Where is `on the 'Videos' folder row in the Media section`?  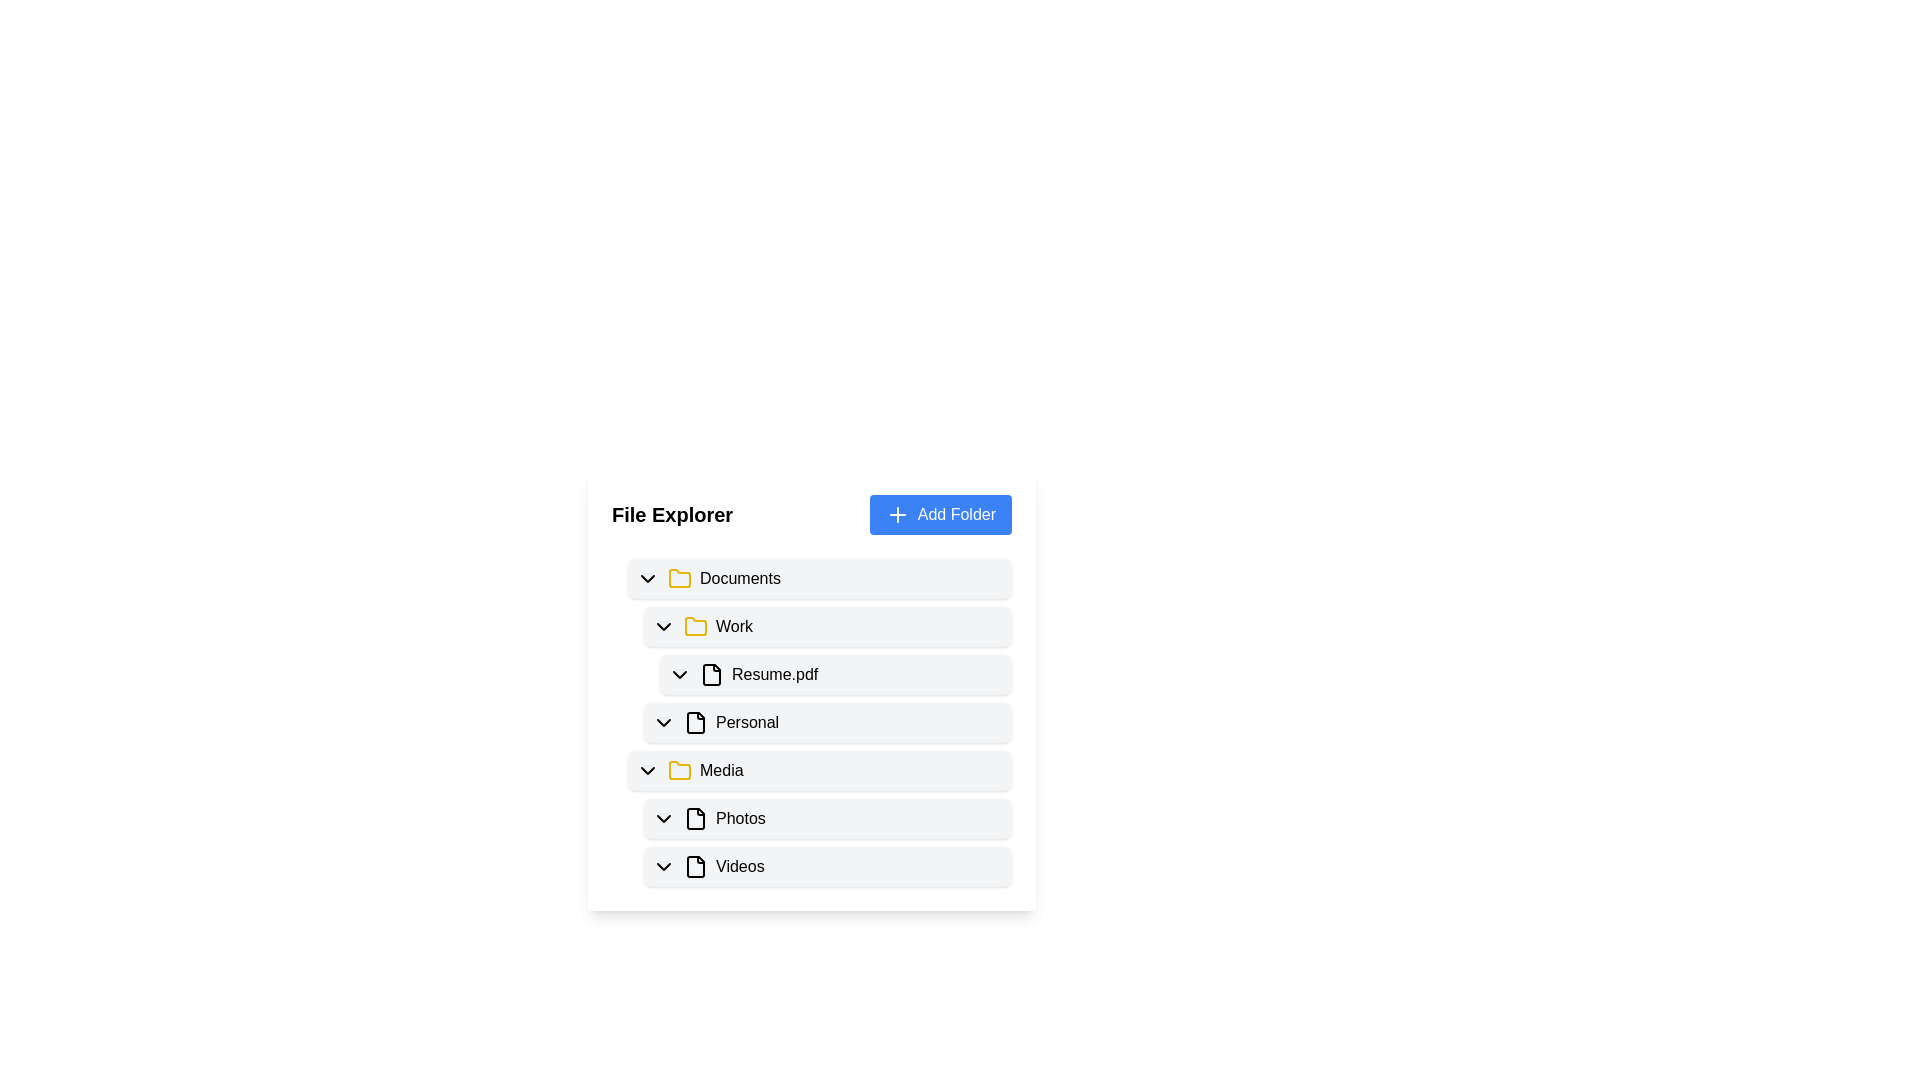 on the 'Videos' folder row in the Media section is located at coordinates (820, 862).